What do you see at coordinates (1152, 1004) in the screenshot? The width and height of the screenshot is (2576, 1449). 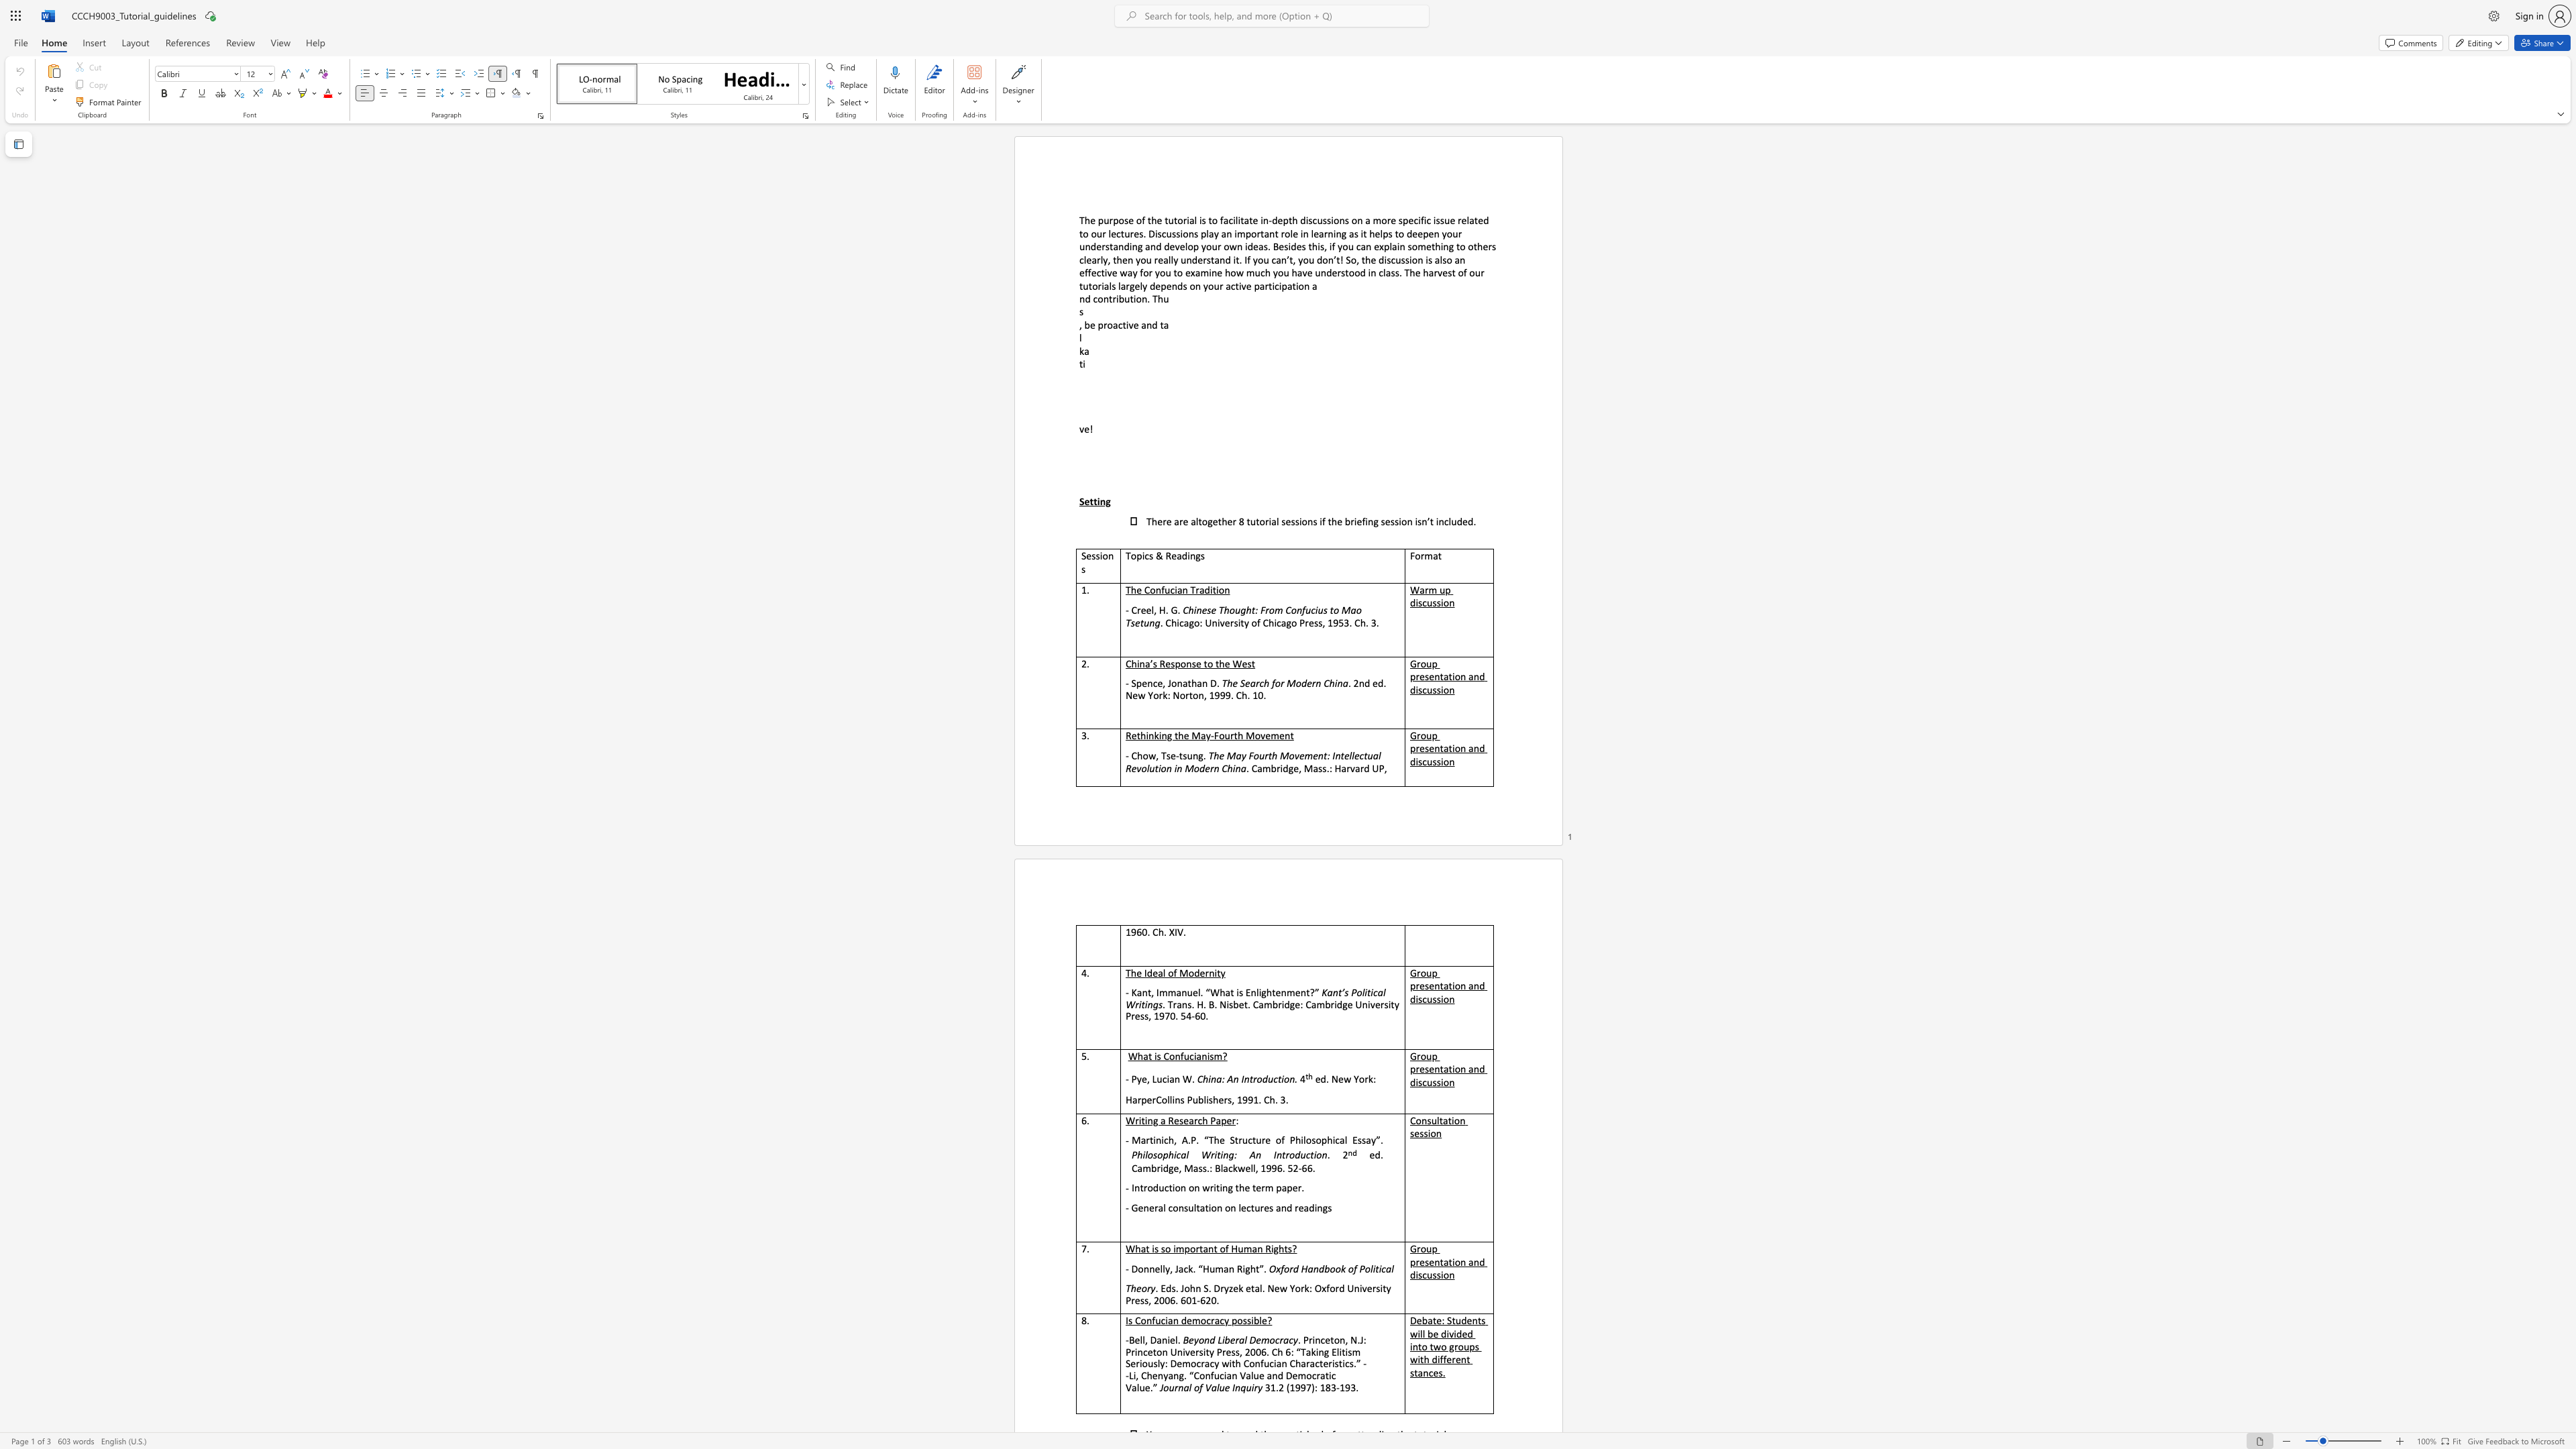 I see `the subset text "gs" within the text "Kant’s Political Writings"` at bounding box center [1152, 1004].